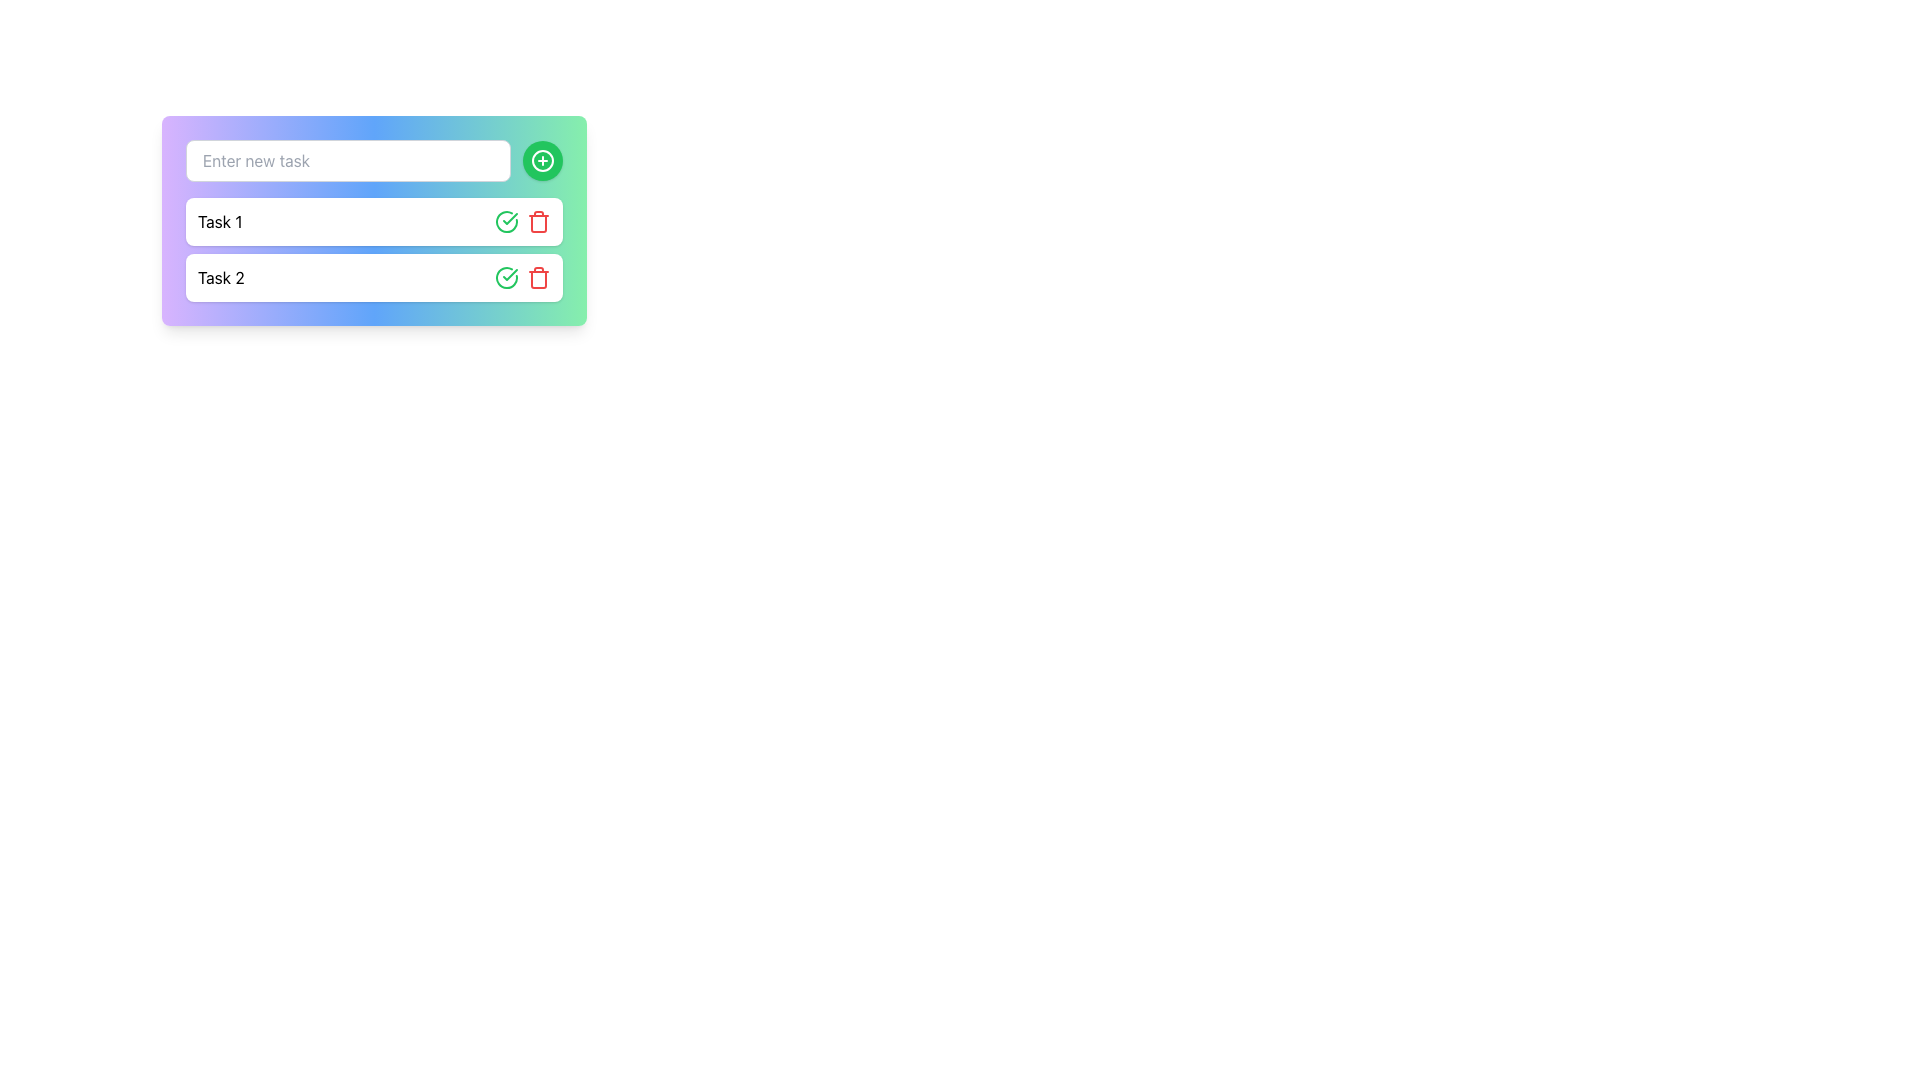 This screenshot has width=1920, height=1080. Describe the element at coordinates (542, 160) in the screenshot. I see `the SVG Circle Element that represents the 'add' action, which is styled in green with a white plus sign at its center, located at the top-right corner of the task management interface` at that location.